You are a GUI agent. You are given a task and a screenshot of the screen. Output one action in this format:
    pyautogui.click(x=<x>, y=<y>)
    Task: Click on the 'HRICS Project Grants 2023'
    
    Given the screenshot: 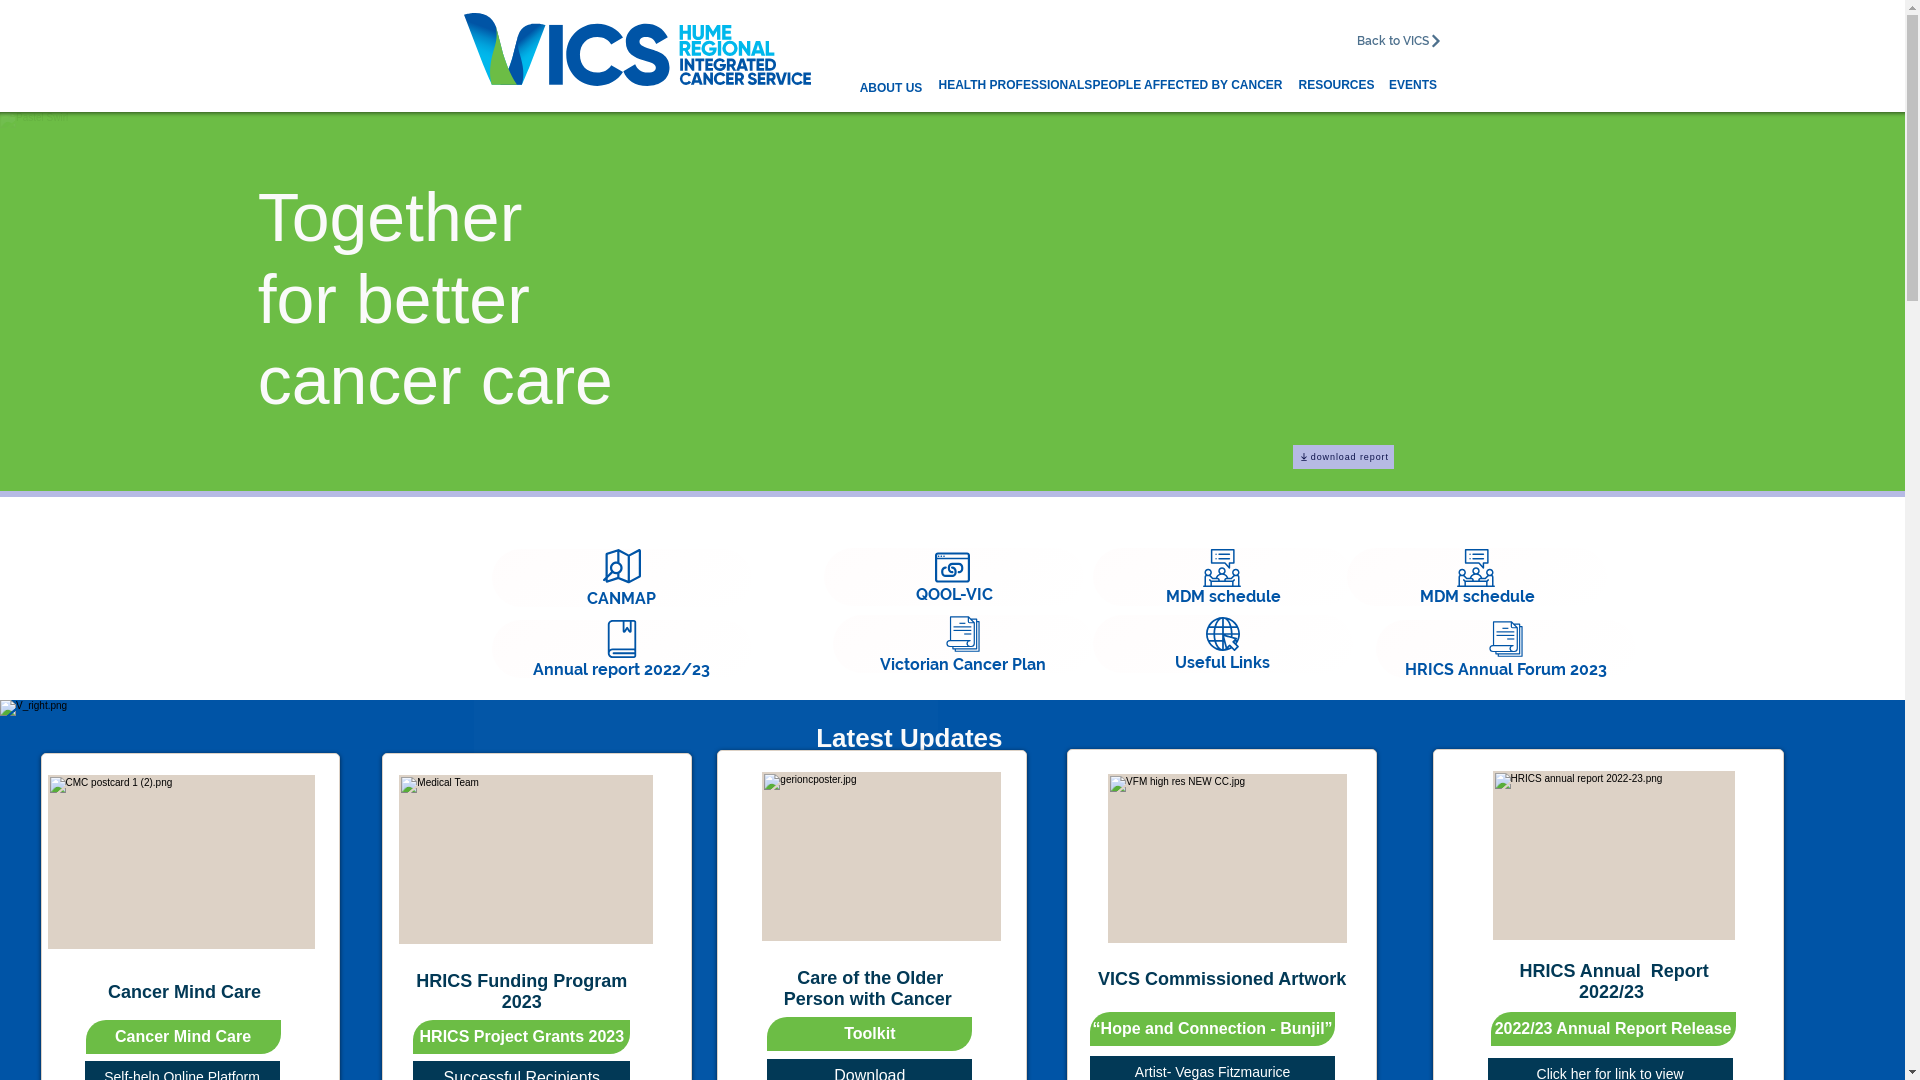 What is the action you would take?
    pyautogui.click(x=411, y=1036)
    